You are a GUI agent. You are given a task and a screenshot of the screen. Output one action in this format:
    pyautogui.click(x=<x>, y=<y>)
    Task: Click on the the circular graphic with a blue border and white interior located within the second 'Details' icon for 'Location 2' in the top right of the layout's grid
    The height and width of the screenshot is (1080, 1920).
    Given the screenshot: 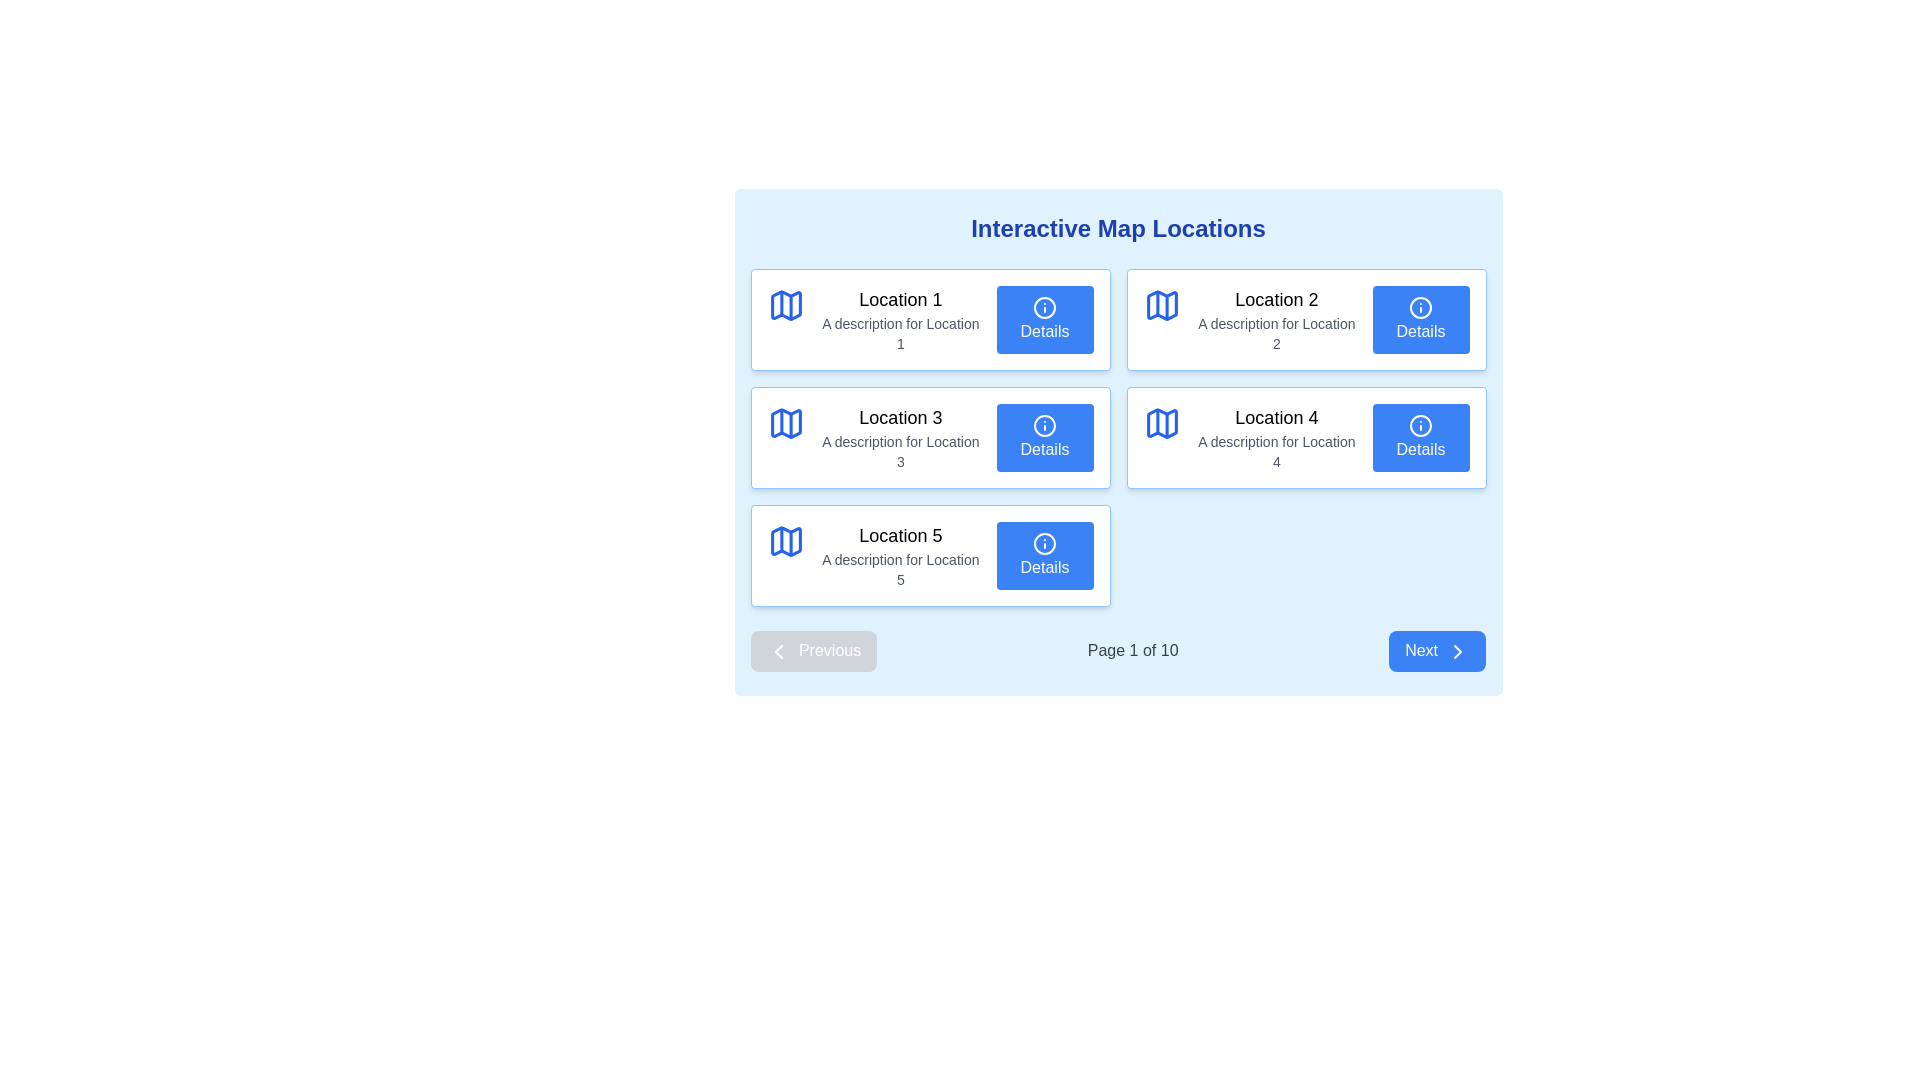 What is the action you would take?
    pyautogui.click(x=1419, y=308)
    